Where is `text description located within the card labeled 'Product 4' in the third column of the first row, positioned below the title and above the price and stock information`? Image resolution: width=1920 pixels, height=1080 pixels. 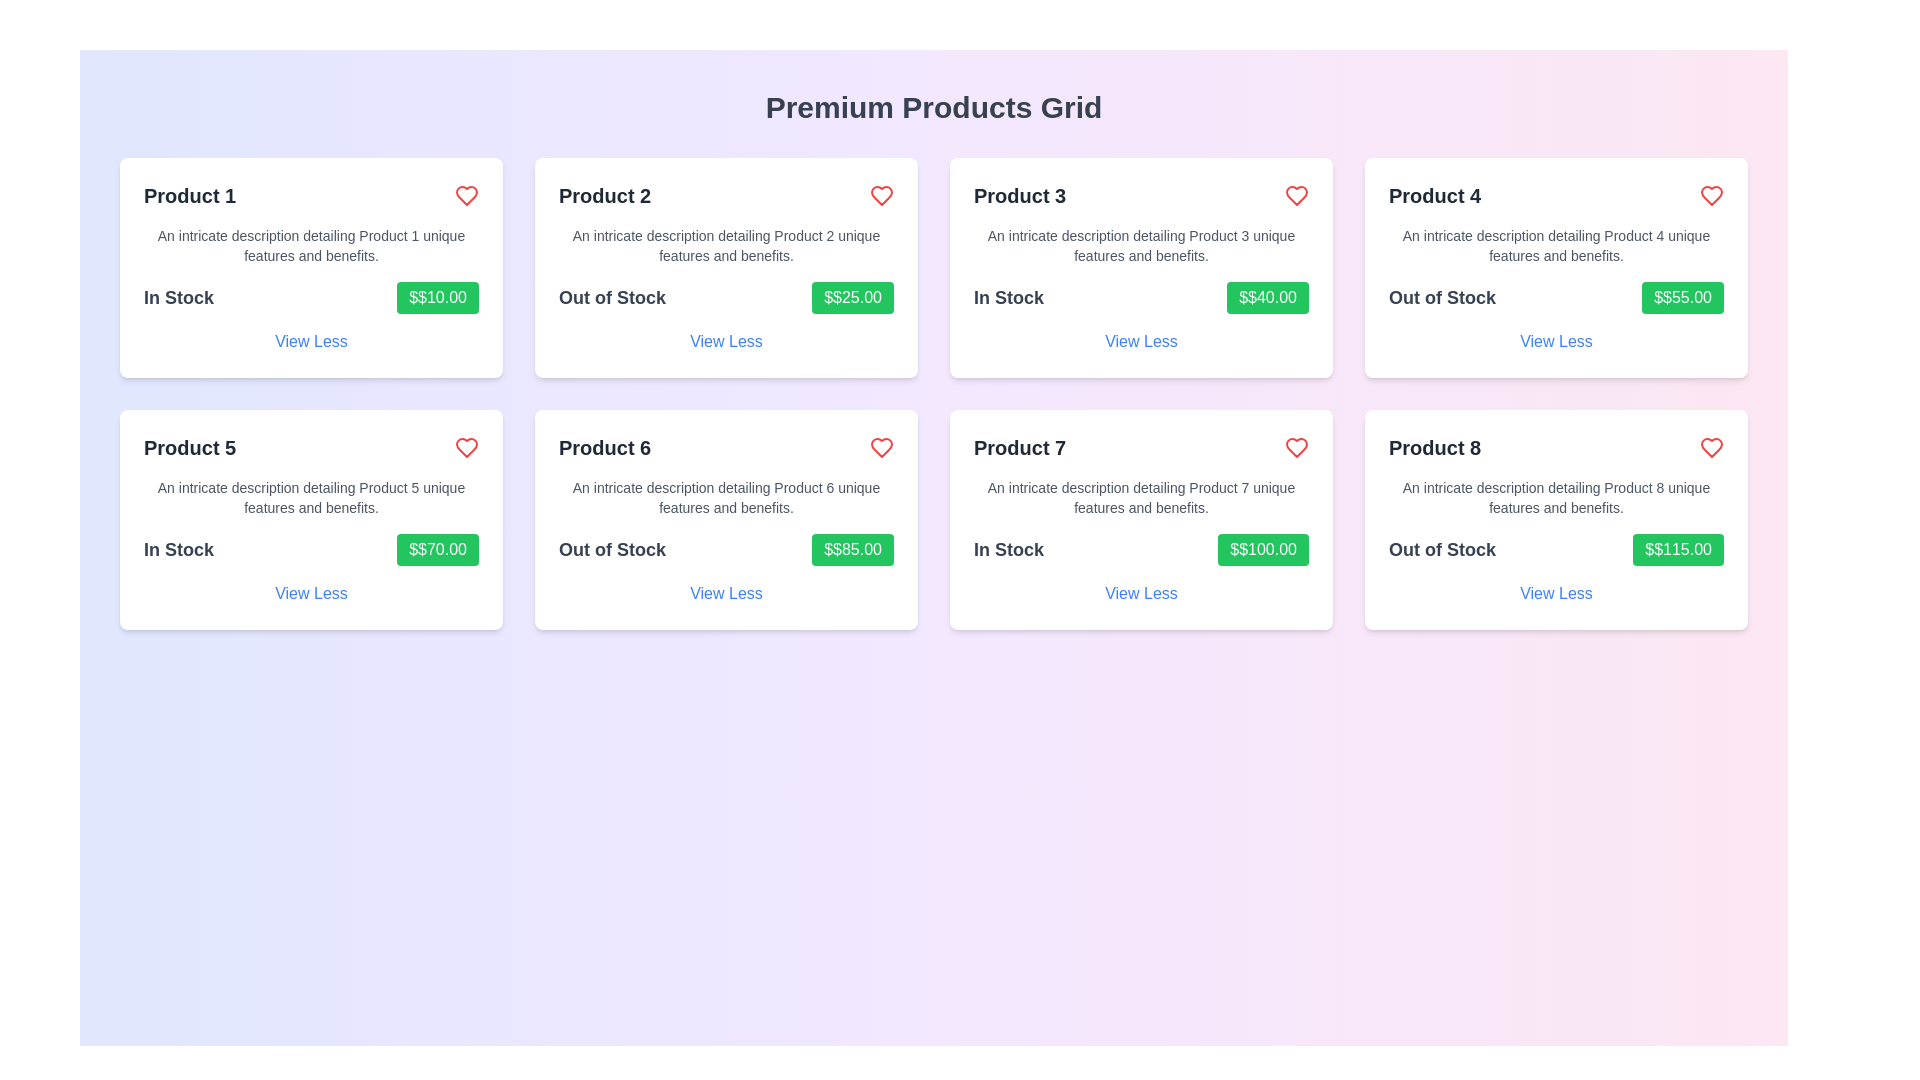 text description located within the card labeled 'Product 4' in the third column of the first row, positioned below the title and above the price and stock information is located at coordinates (1555, 245).